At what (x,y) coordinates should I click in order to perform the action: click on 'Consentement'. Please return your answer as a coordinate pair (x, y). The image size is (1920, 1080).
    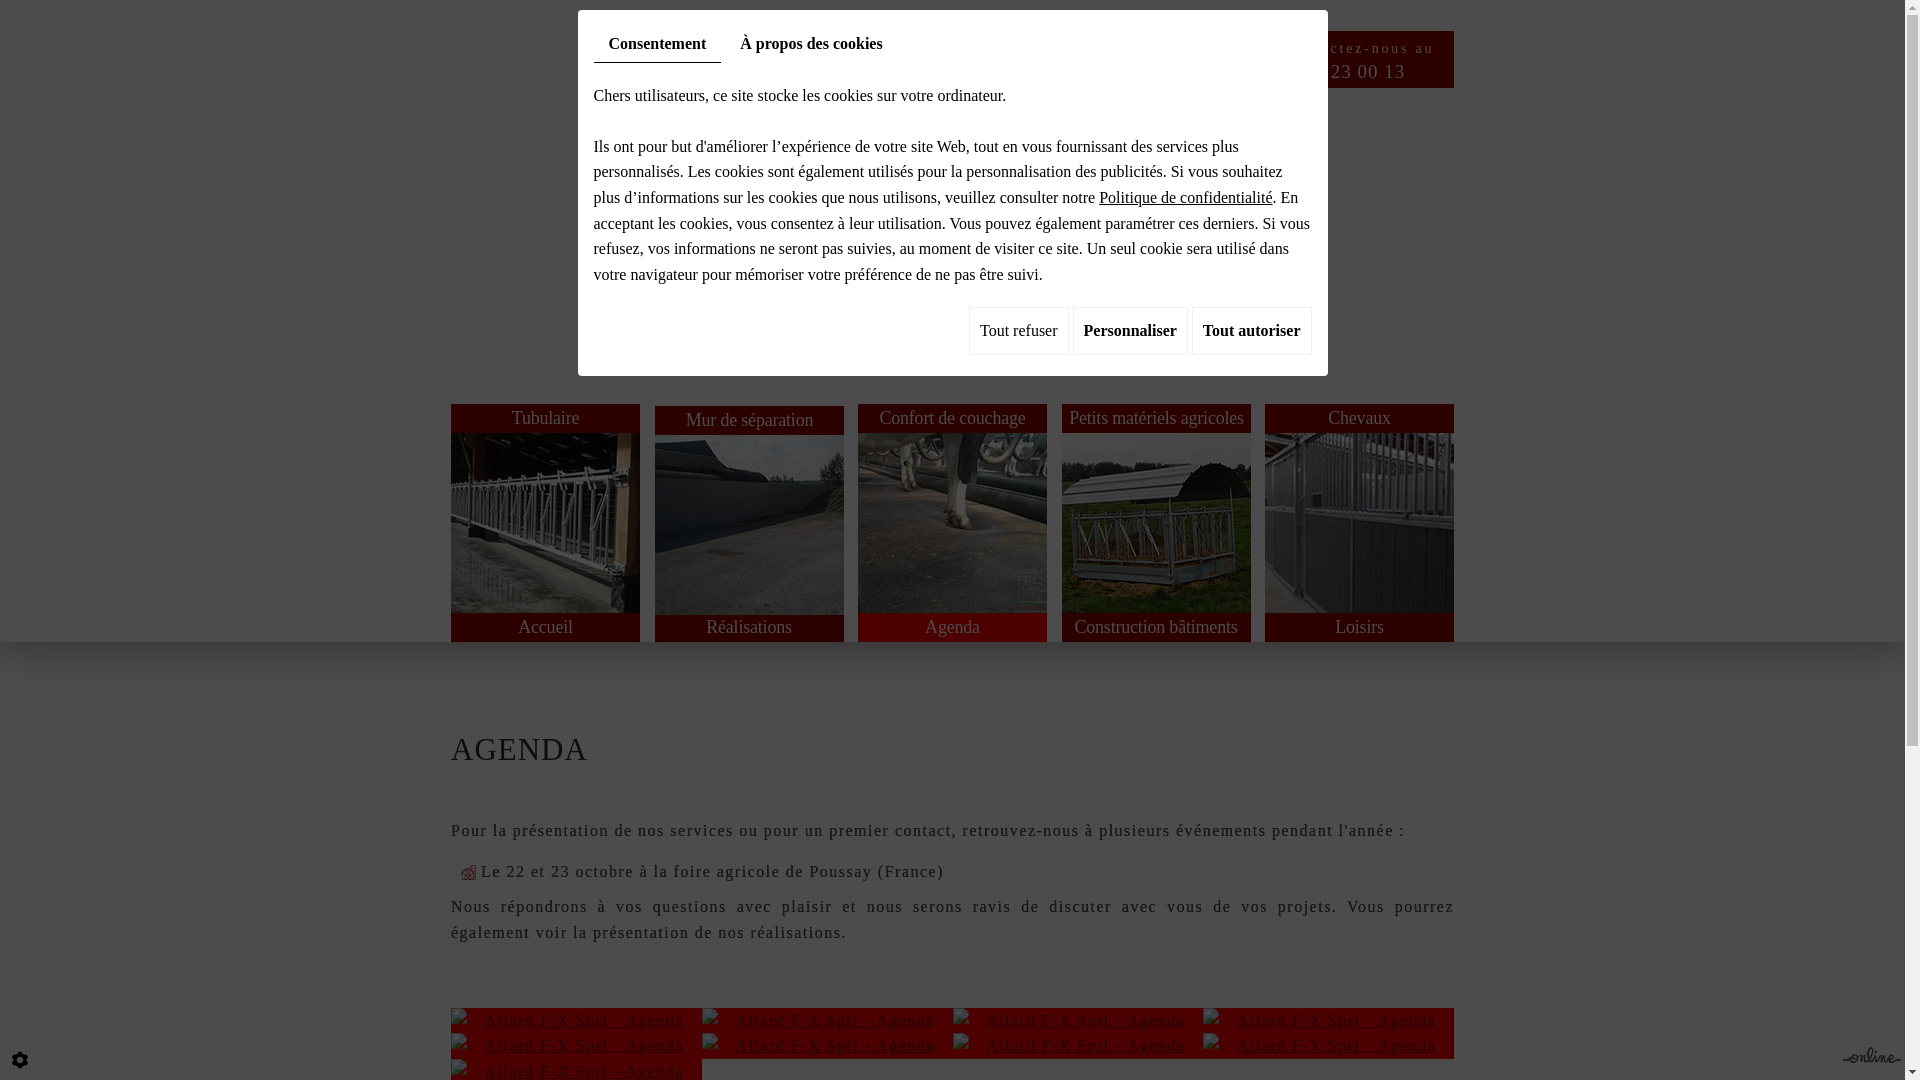
    Looking at the image, I should click on (657, 44).